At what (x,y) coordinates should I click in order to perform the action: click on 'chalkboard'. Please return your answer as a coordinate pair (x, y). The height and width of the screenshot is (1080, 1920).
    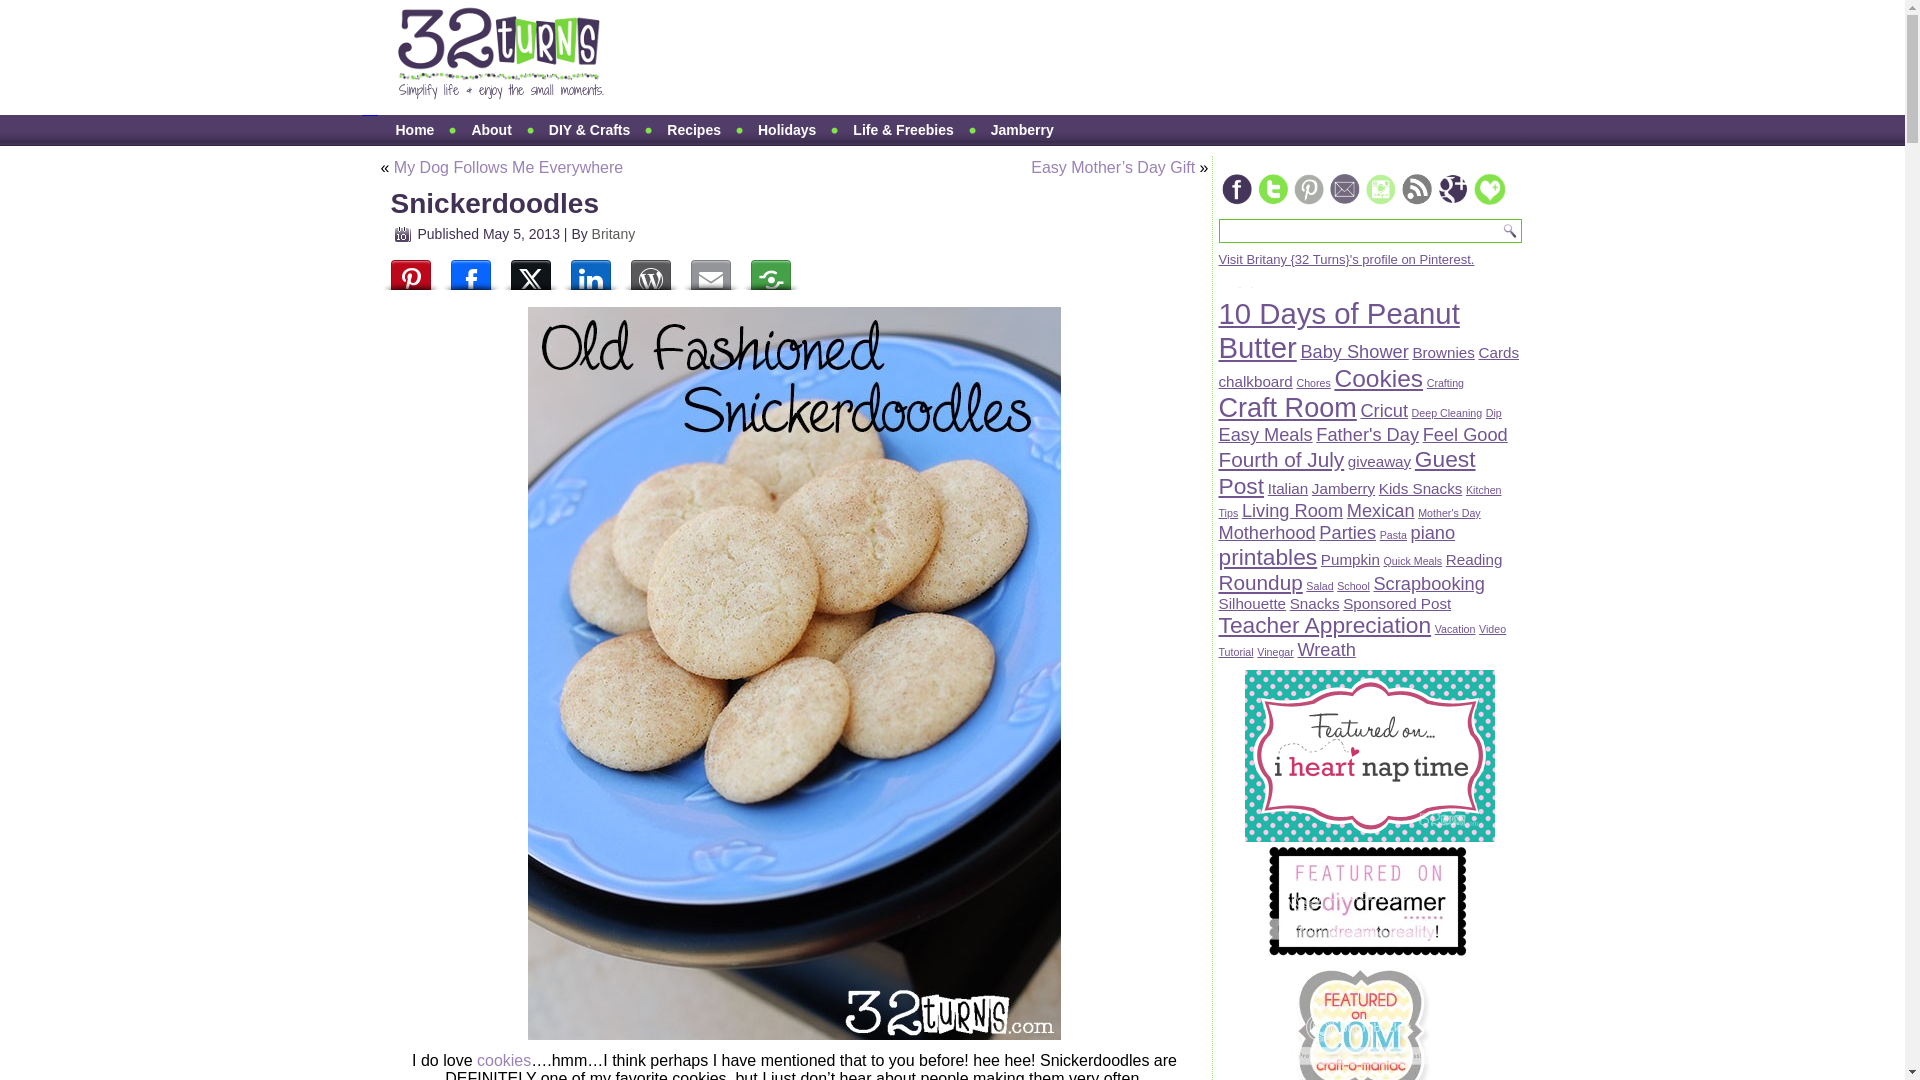
    Looking at the image, I should click on (1253, 381).